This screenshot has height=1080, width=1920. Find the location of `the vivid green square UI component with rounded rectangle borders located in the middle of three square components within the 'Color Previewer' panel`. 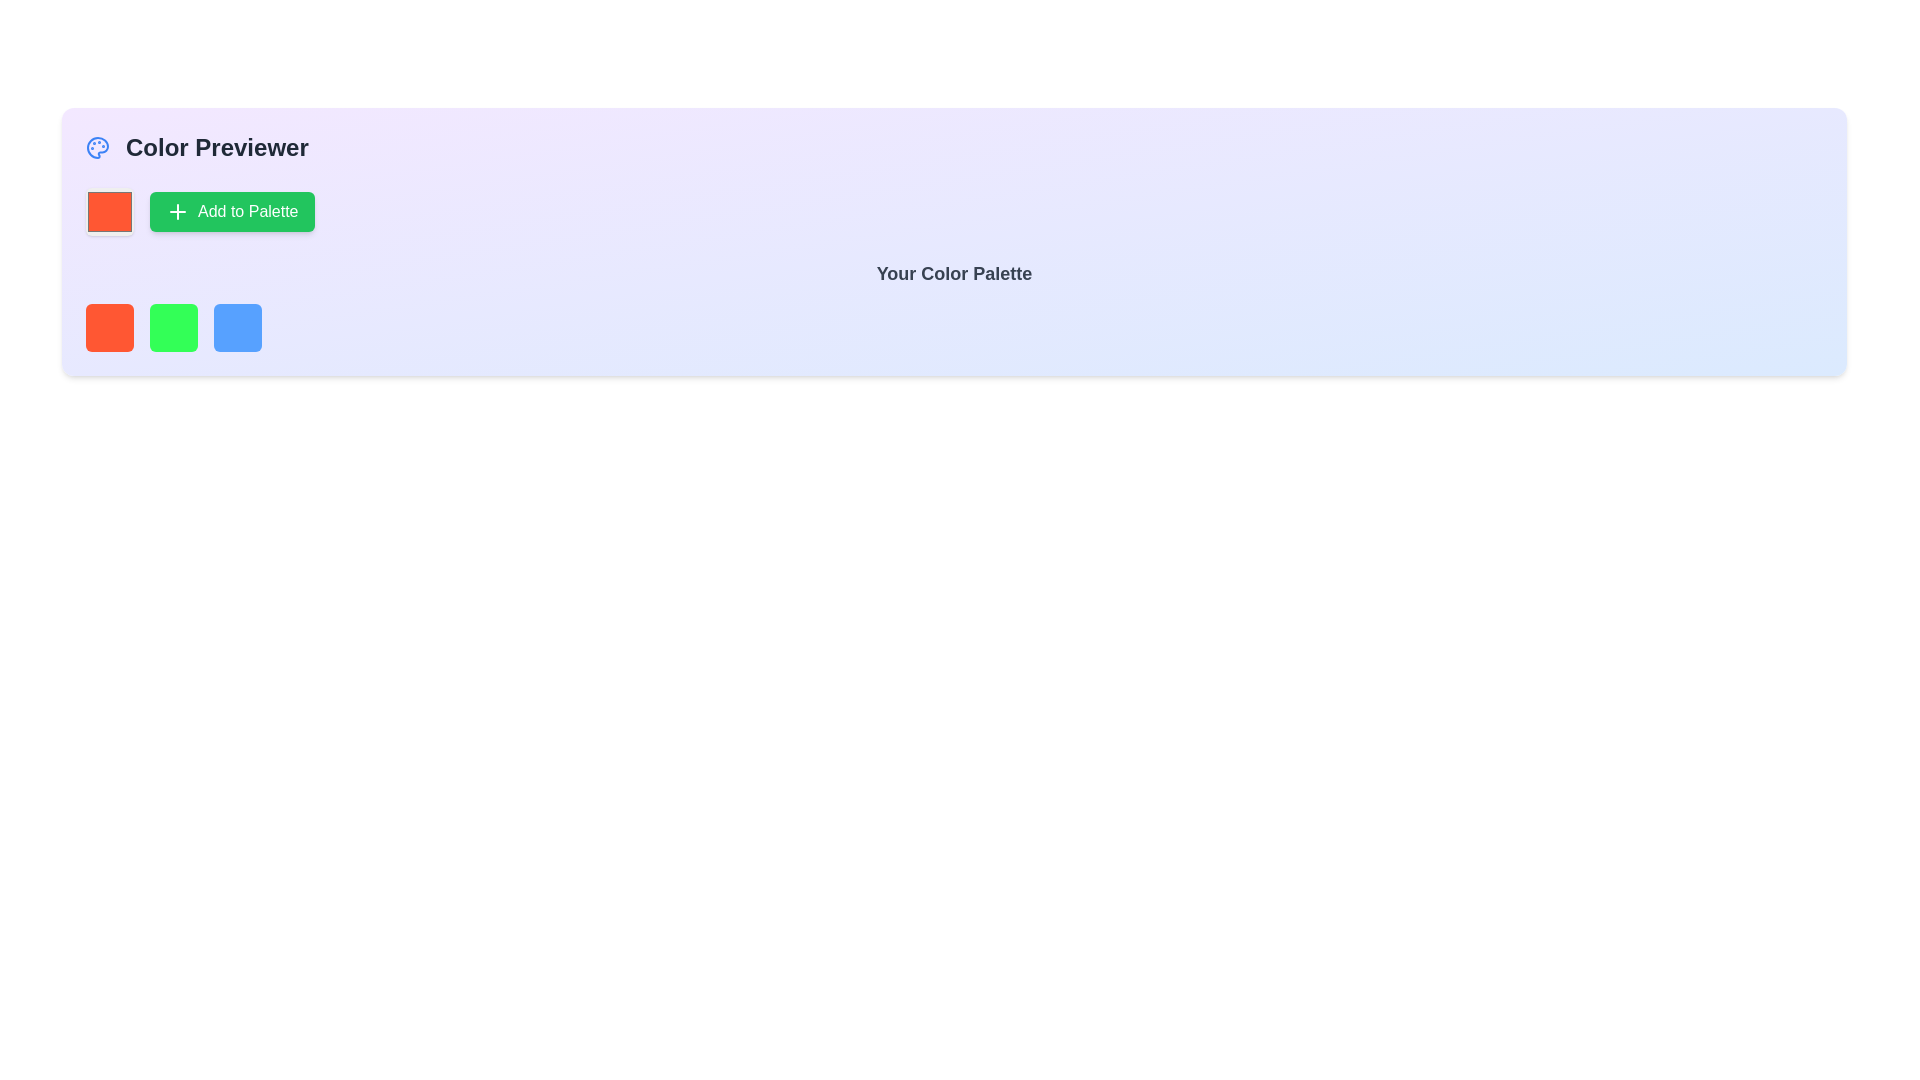

the vivid green square UI component with rounded rectangle borders located in the middle of three square components within the 'Color Previewer' panel is located at coordinates (173, 326).